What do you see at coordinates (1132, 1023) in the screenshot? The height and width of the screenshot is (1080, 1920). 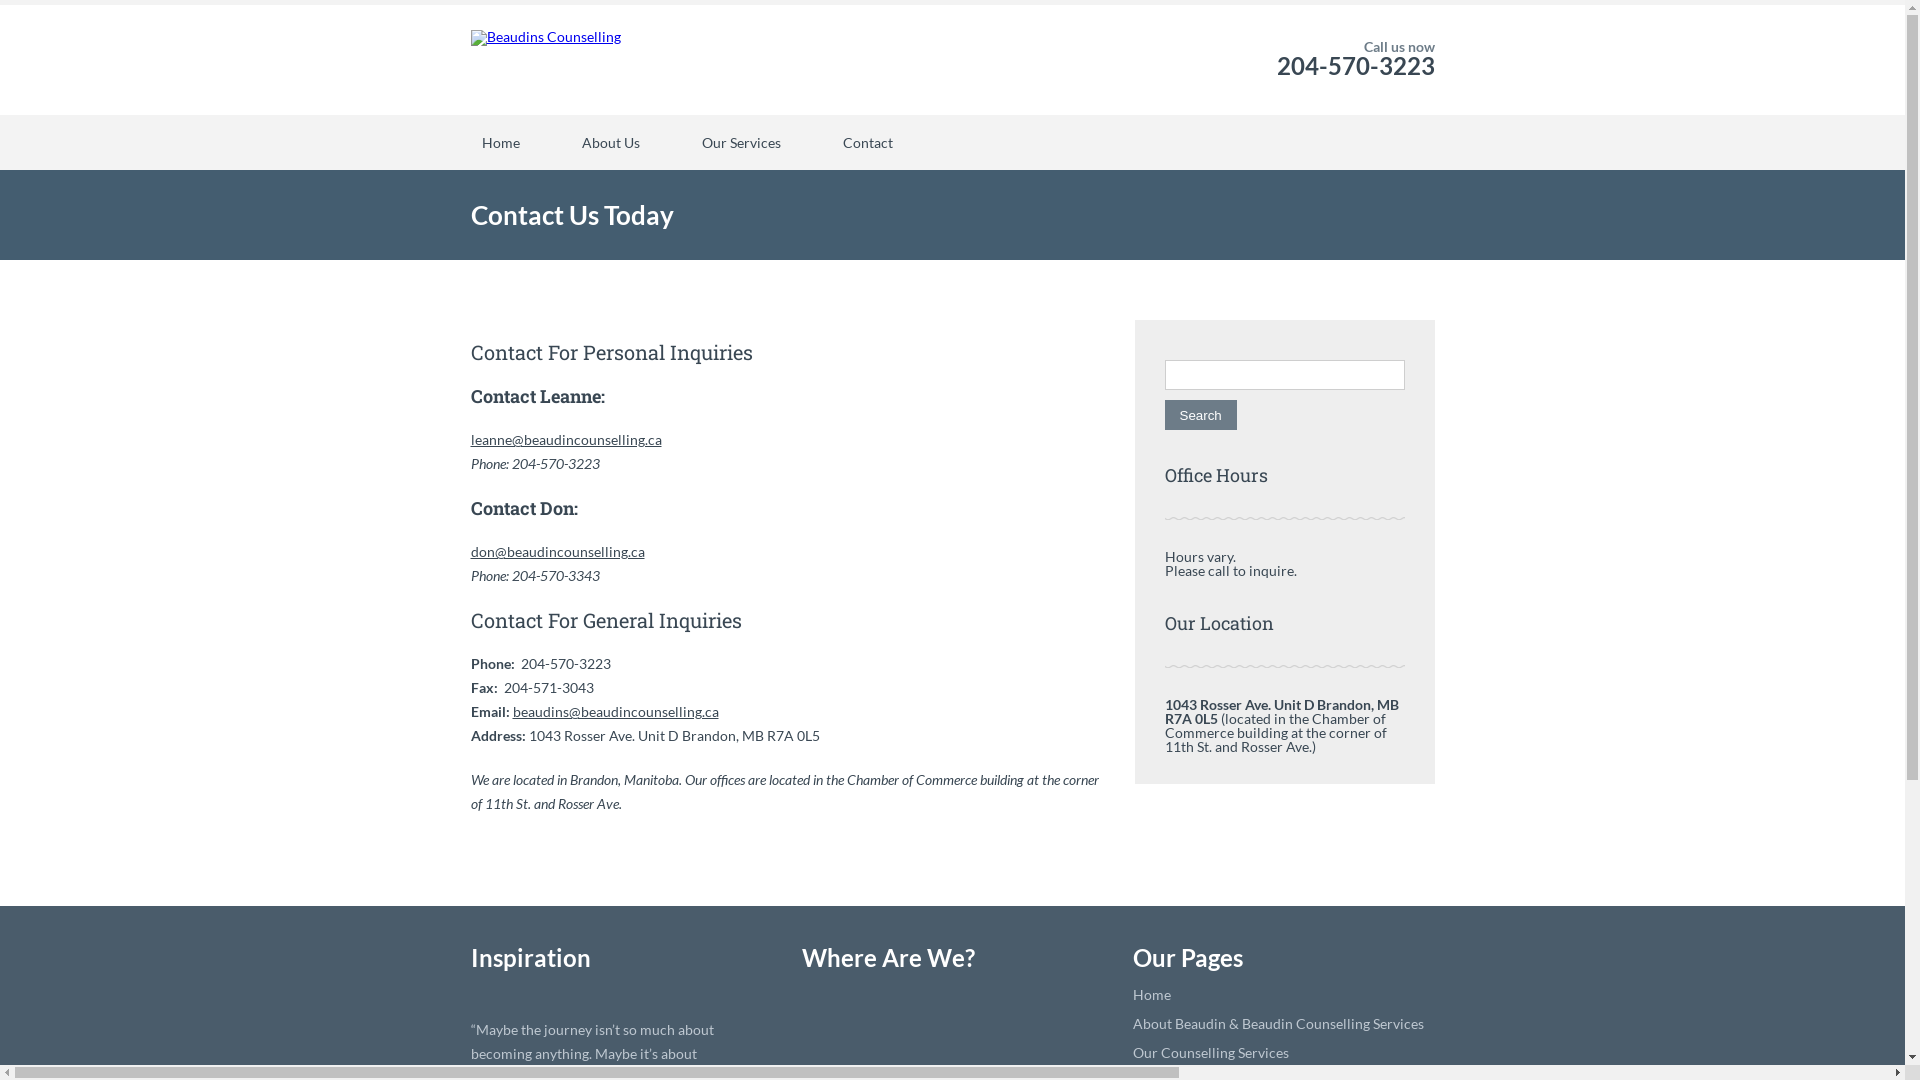 I see `'About Beaudin & Beaudin Counselling Services'` at bounding box center [1132, 1023].